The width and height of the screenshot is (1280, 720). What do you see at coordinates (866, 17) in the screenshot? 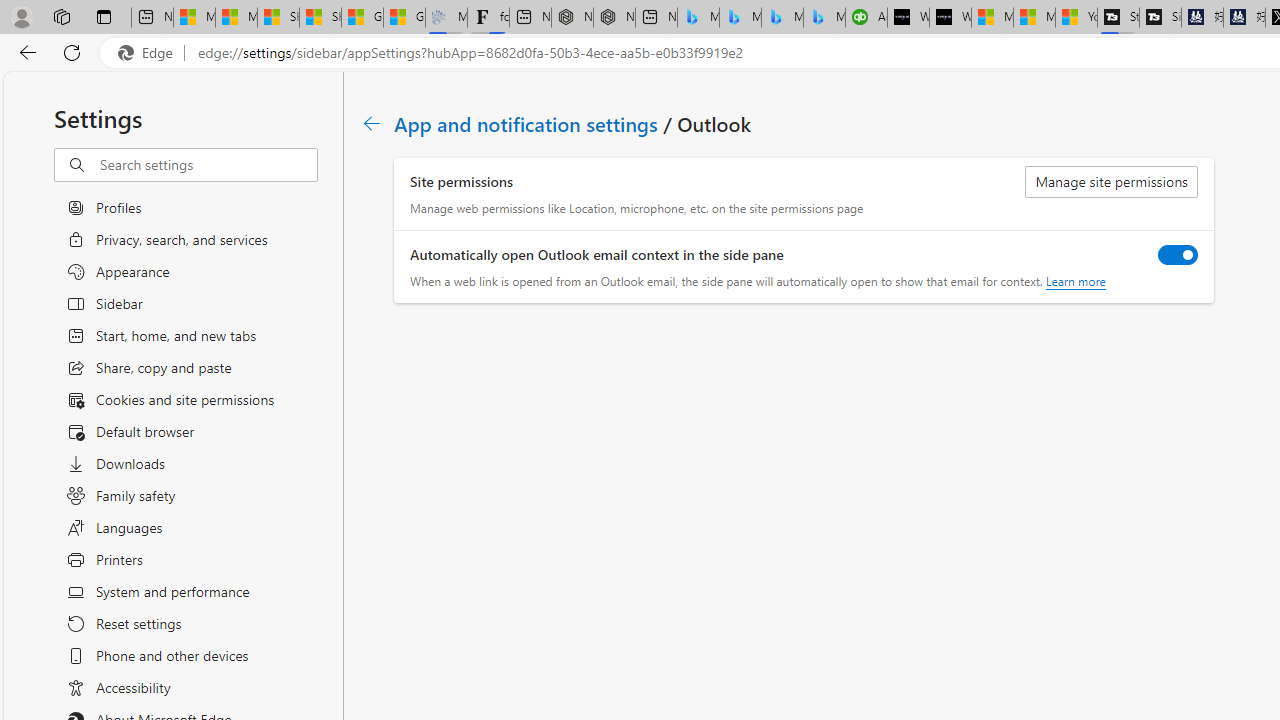
I see `'Accounting Software for Accountants, CPAs and Bookkeepers'` at bounding box center [866, 17].